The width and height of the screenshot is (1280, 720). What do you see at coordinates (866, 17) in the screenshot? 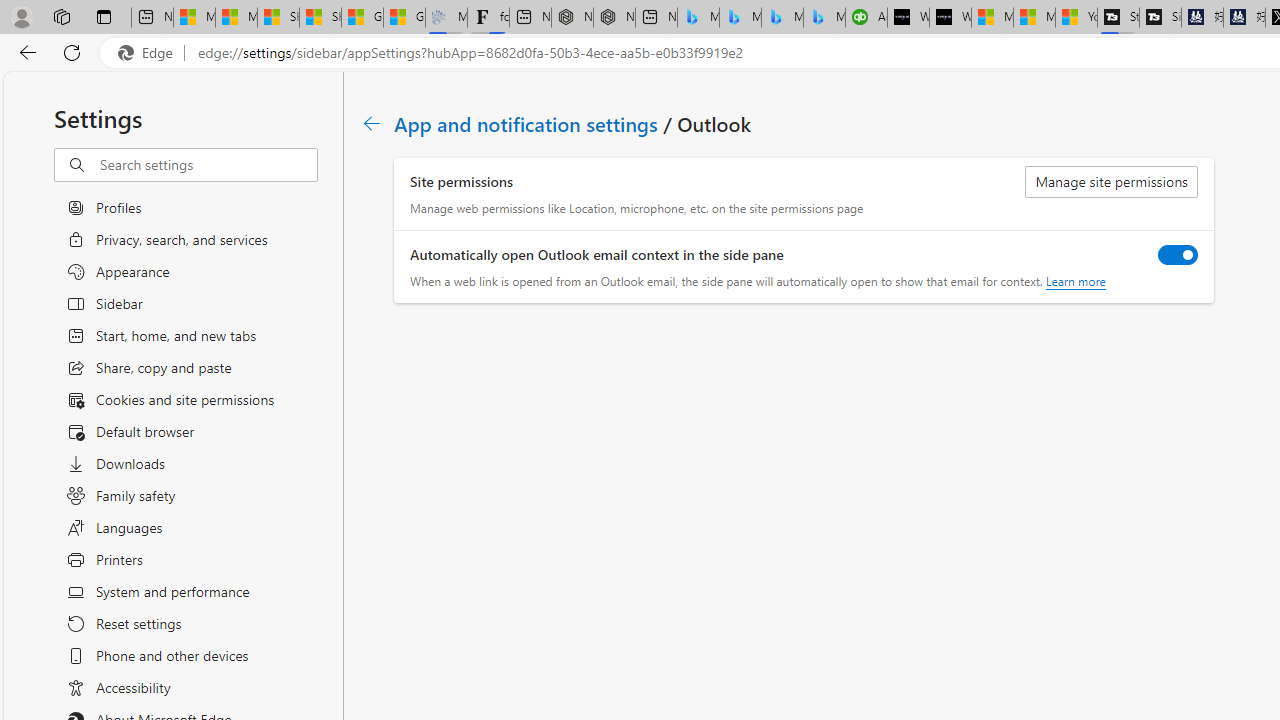
I see `'Accounting Software for Accountants, CPAs and Bookkeepers'` at bounding box center [866, 17].